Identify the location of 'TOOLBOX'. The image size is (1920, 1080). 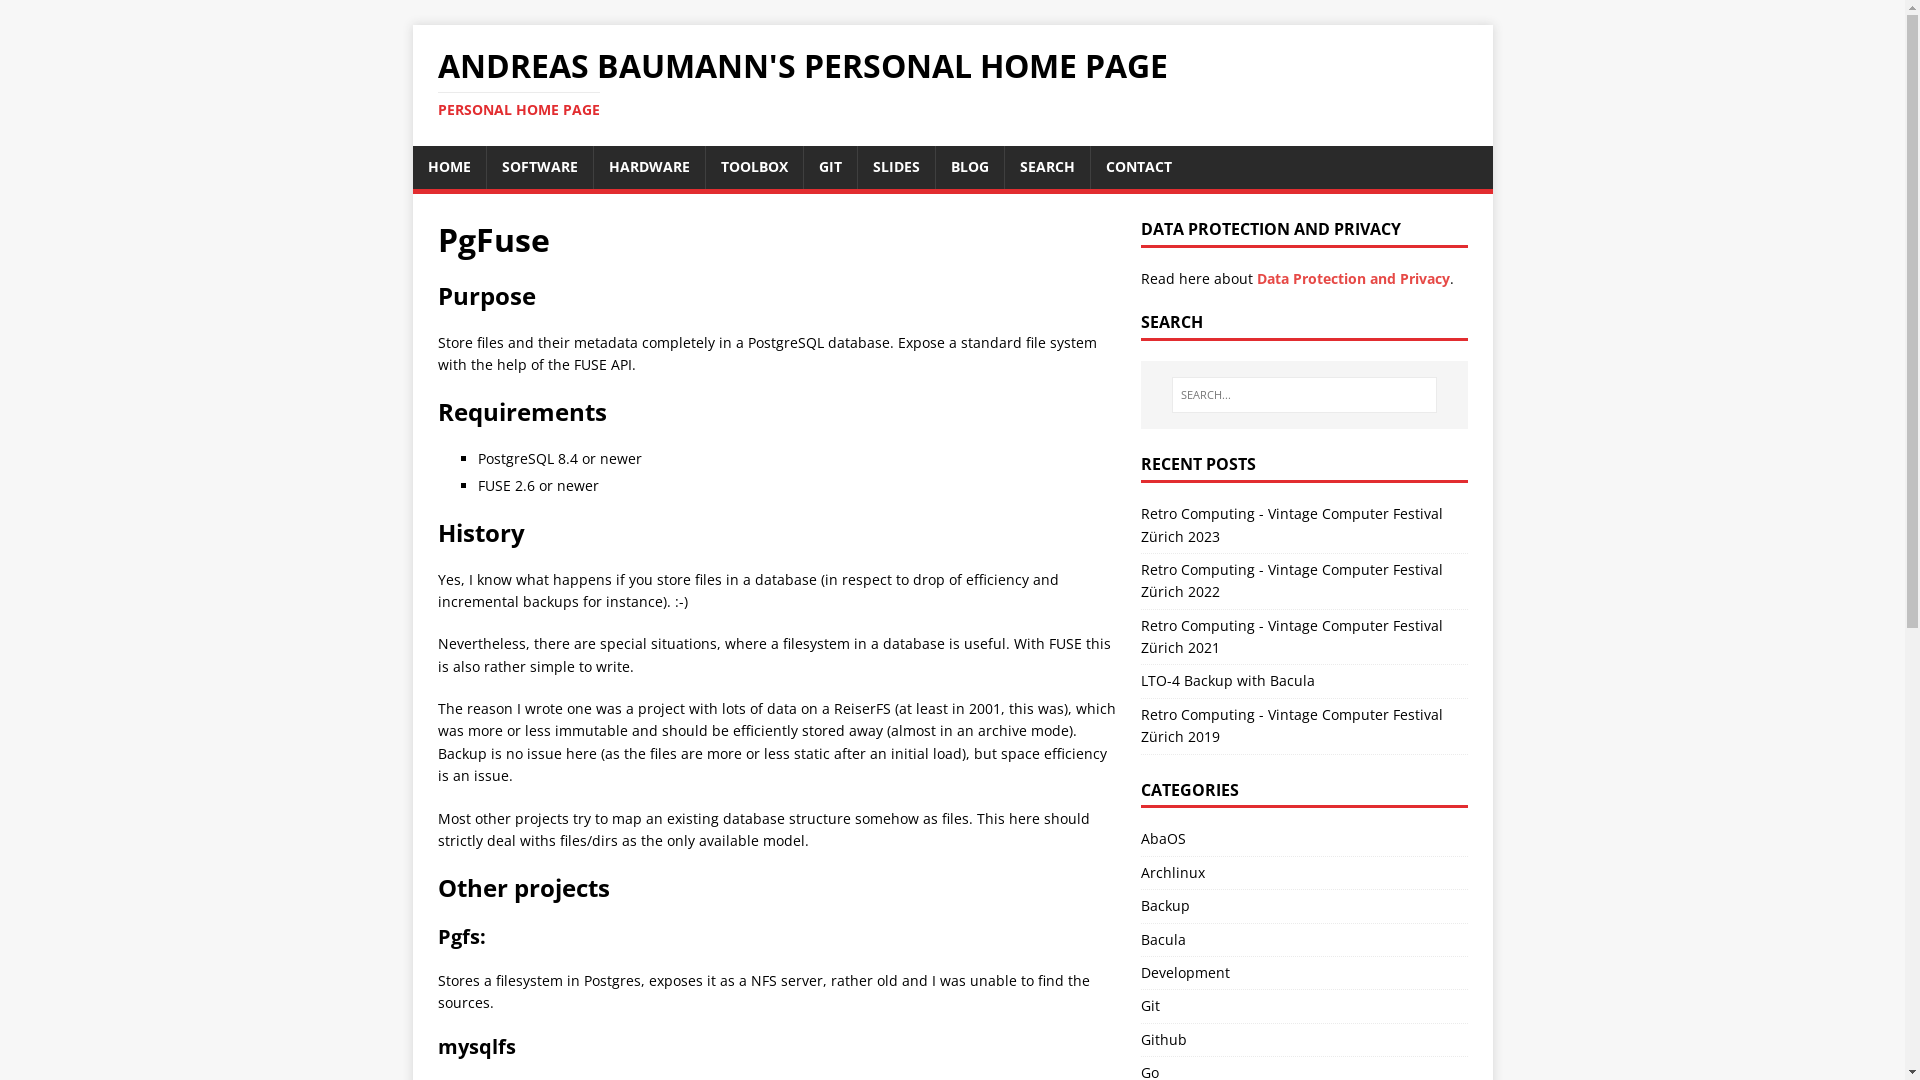
(705, 165).